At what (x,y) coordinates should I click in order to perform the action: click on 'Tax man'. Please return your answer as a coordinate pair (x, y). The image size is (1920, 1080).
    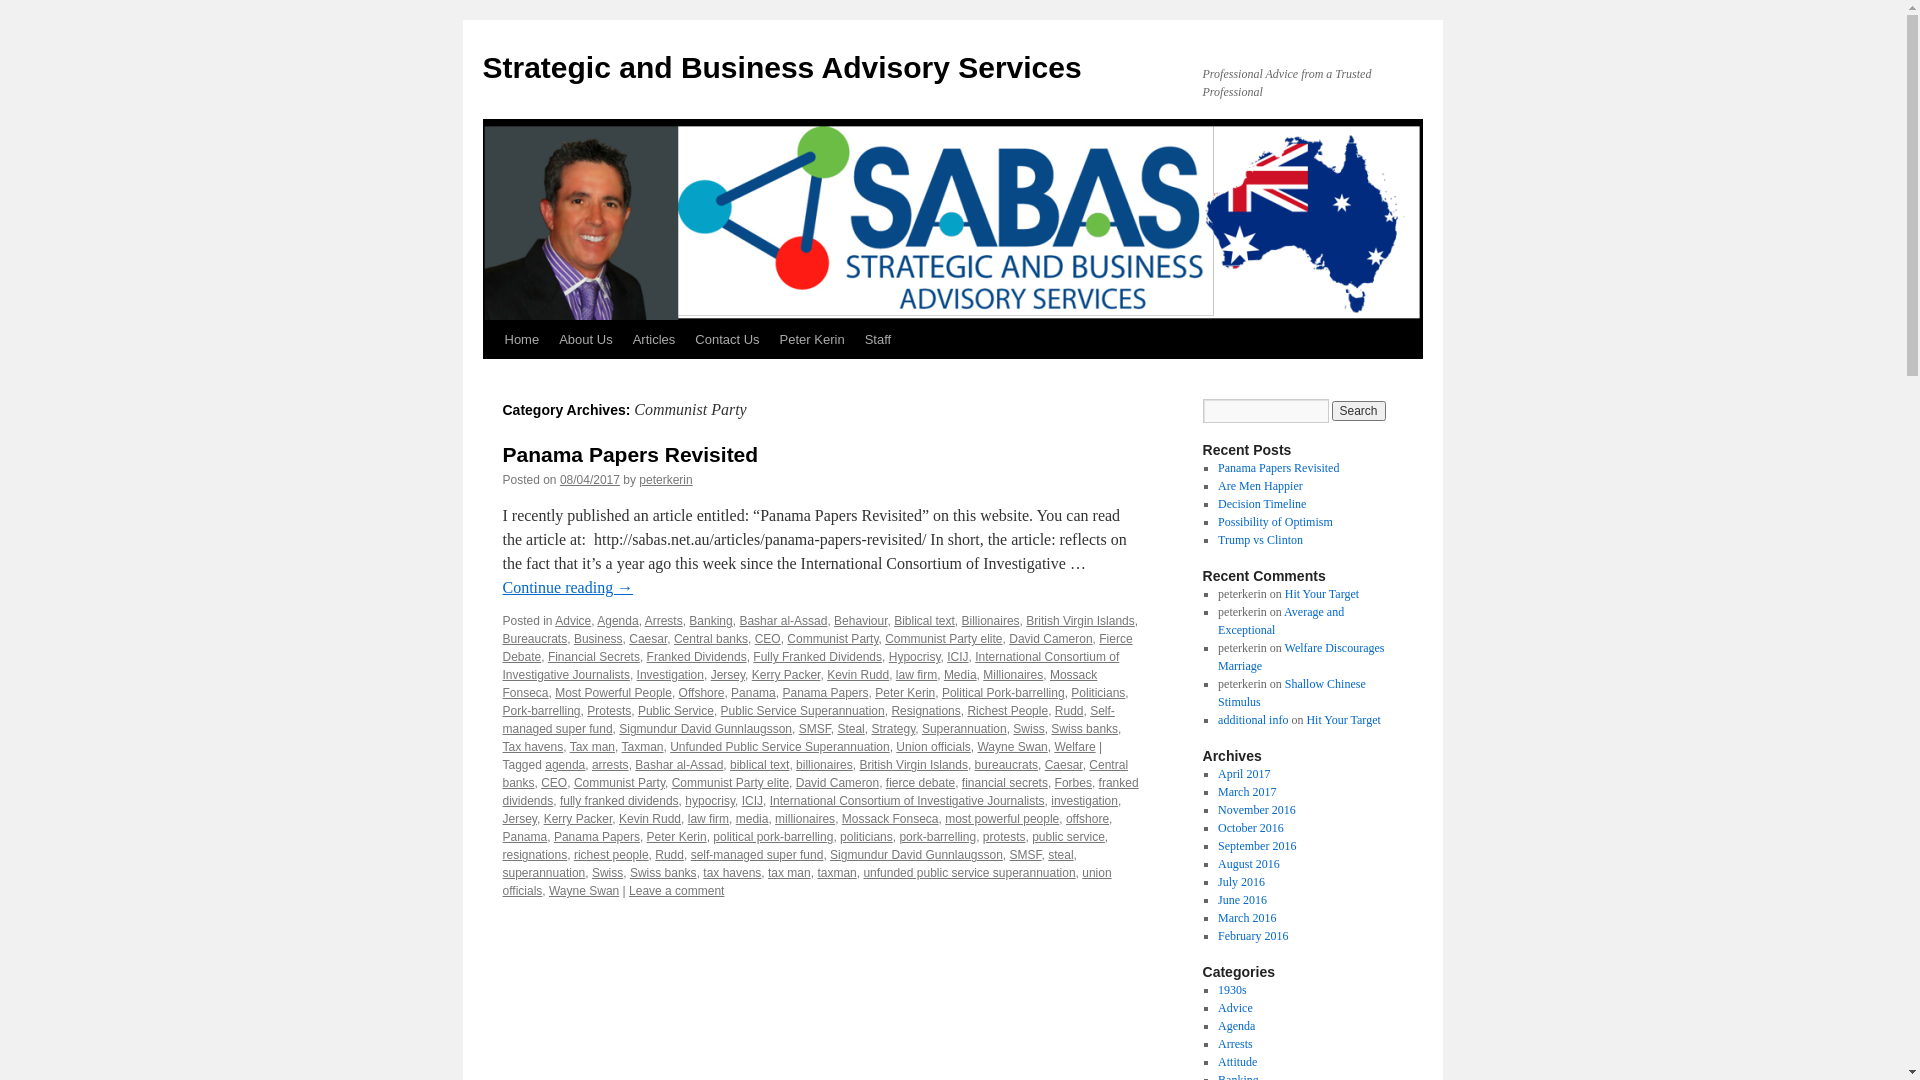
    Looking at the image, I should click on (591, 747).